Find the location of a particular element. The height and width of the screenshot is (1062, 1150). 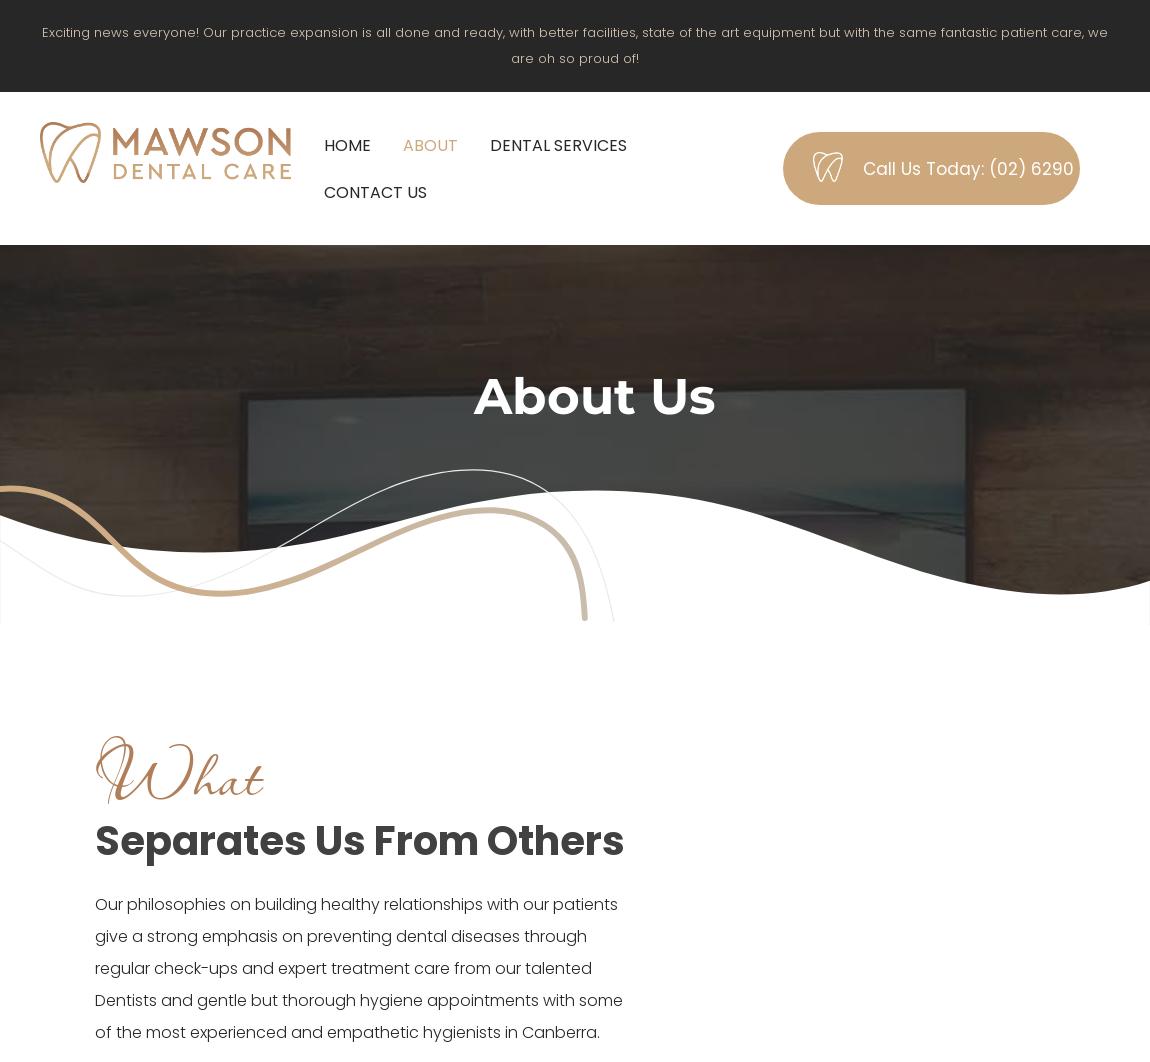

'Dental Services' is located at coordinates (557, 144).